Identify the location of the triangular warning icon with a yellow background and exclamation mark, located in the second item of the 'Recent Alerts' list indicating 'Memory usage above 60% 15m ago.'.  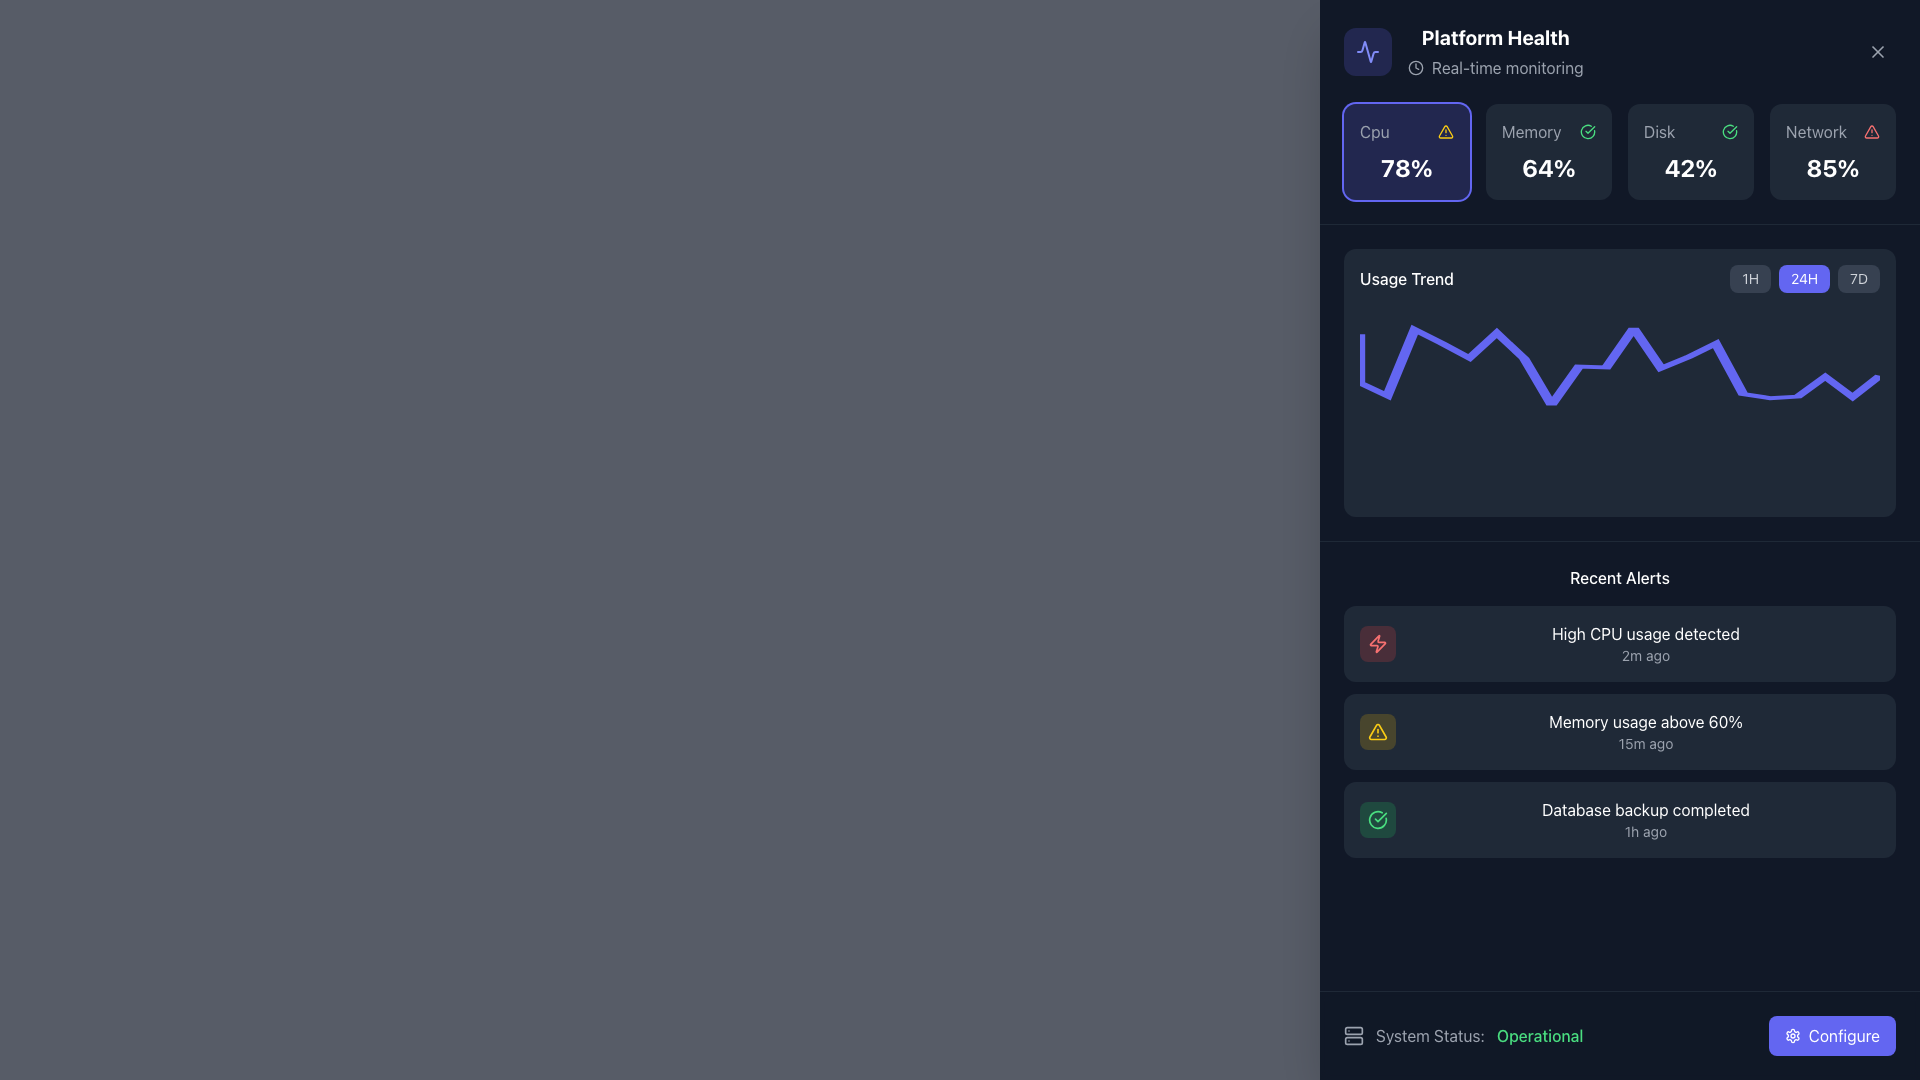
(1376, 732).